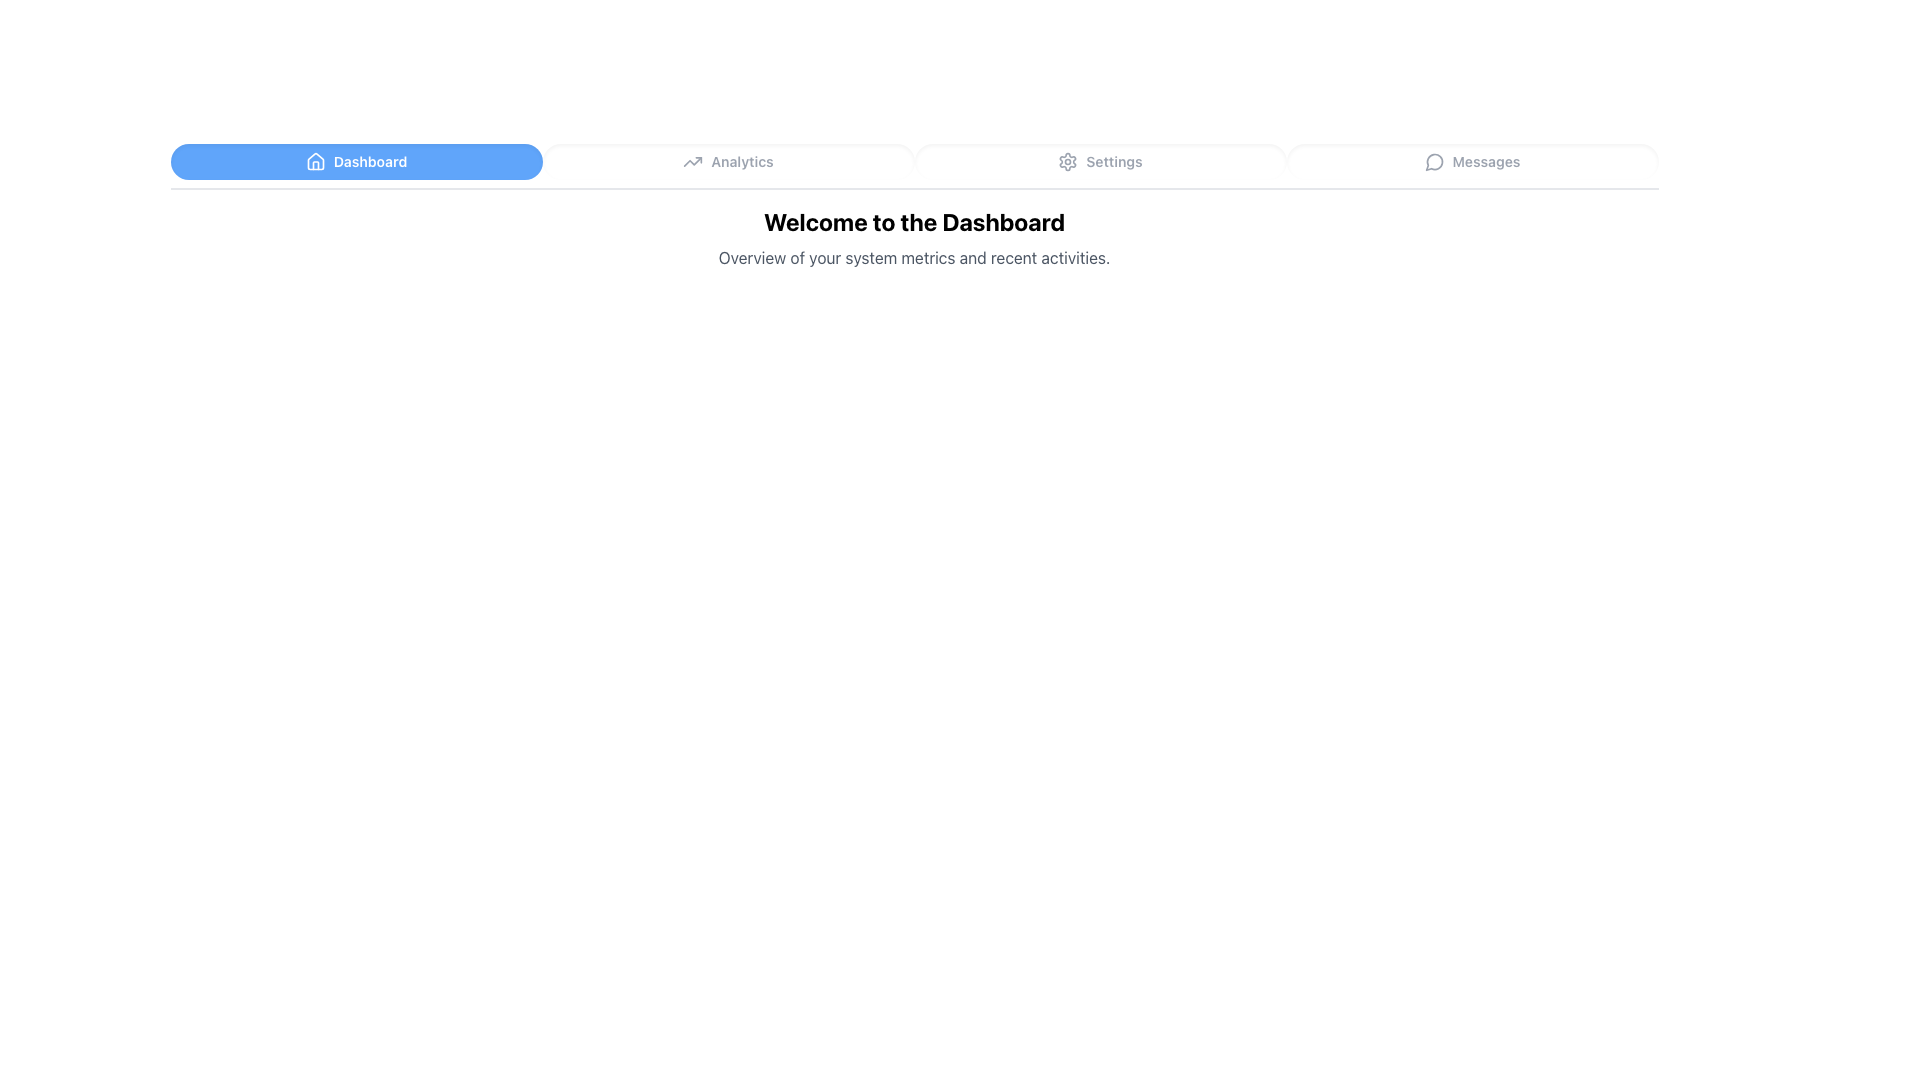 Image resolution: width=1920 pixels, height=1080 pixels. Describe the element at coordinates (913, 257) in the screenshot. I see `the introductory description text located below 'Welcome to the Dashboard', which provides an overview statement for the section` at that location.